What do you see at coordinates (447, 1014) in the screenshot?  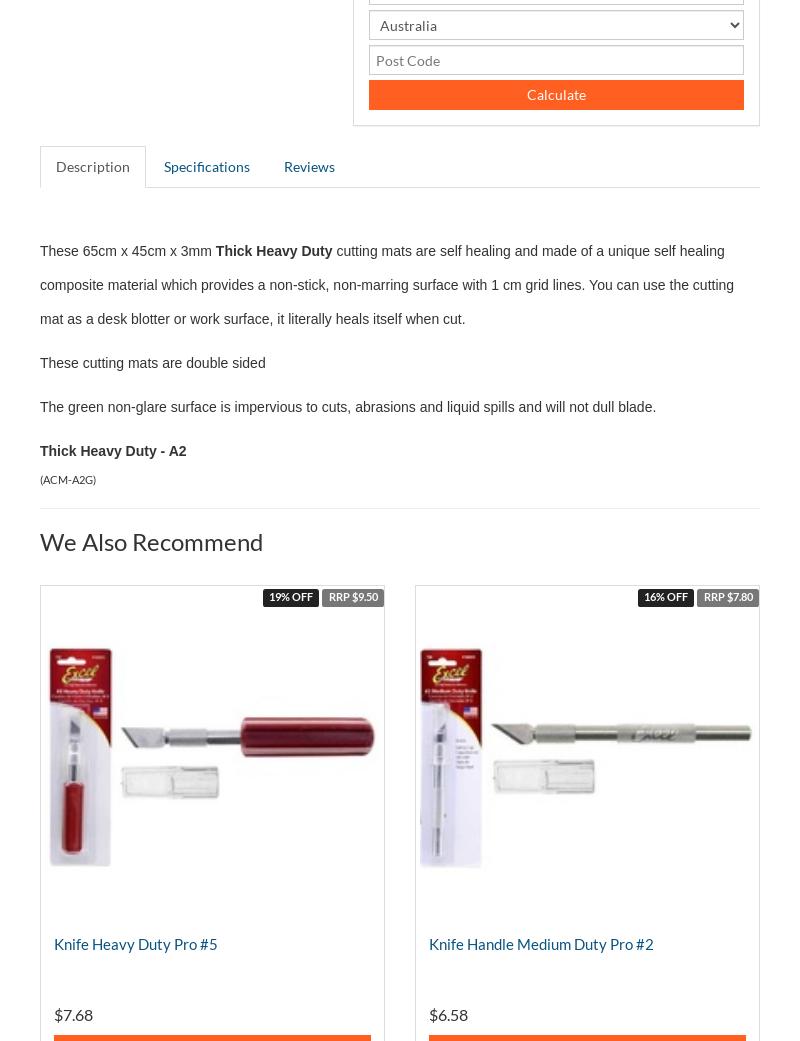 I see `'$6.58'` at bounding box center [447, 1014].